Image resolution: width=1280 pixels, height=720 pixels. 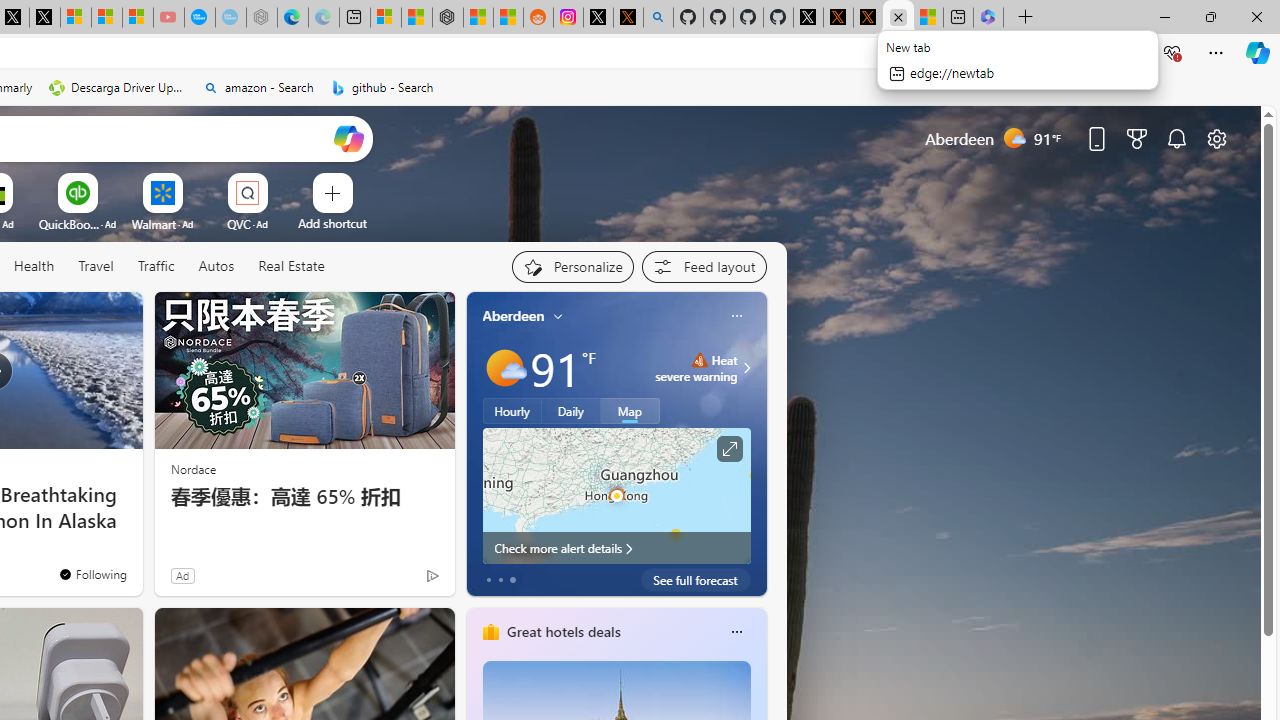 I want to click on 'Health', so click(x=34, y=265).